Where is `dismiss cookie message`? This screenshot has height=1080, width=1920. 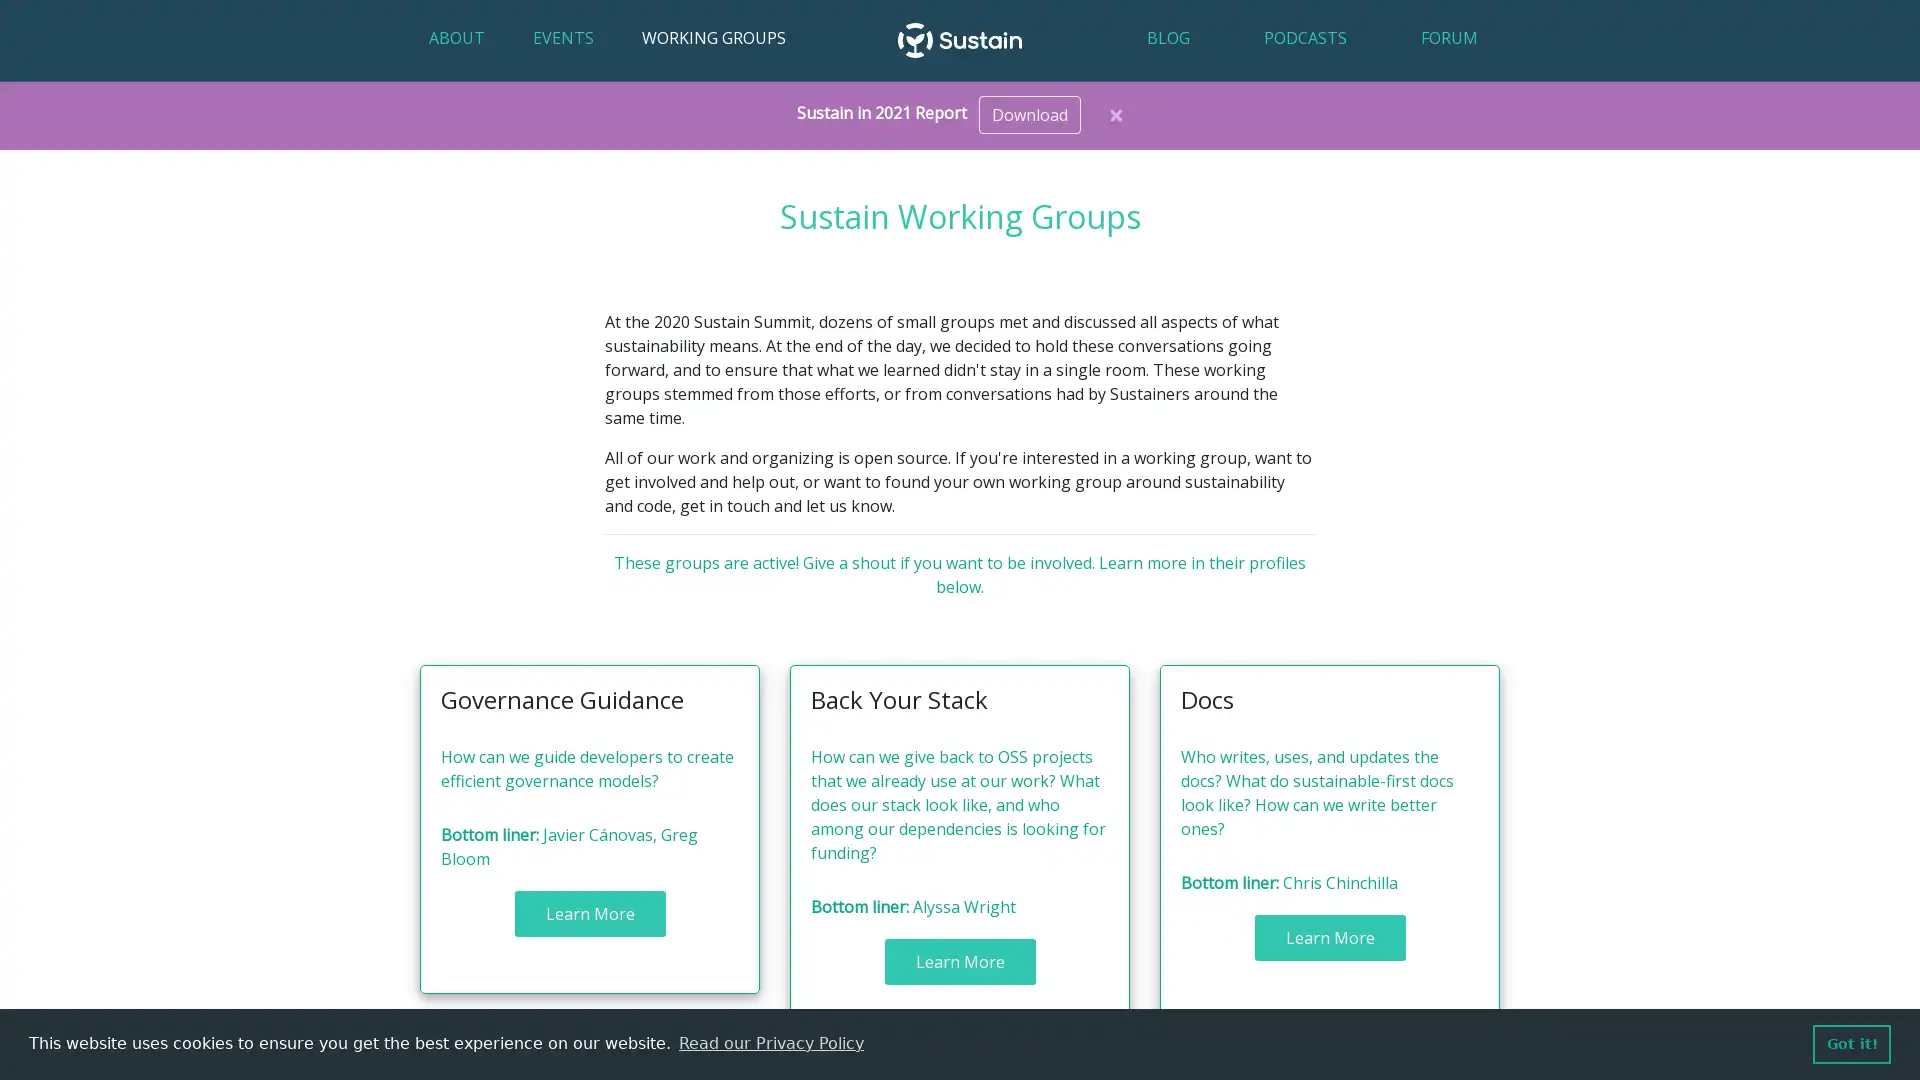
dismiss cookie message is located at coordinates (1851, 1043).